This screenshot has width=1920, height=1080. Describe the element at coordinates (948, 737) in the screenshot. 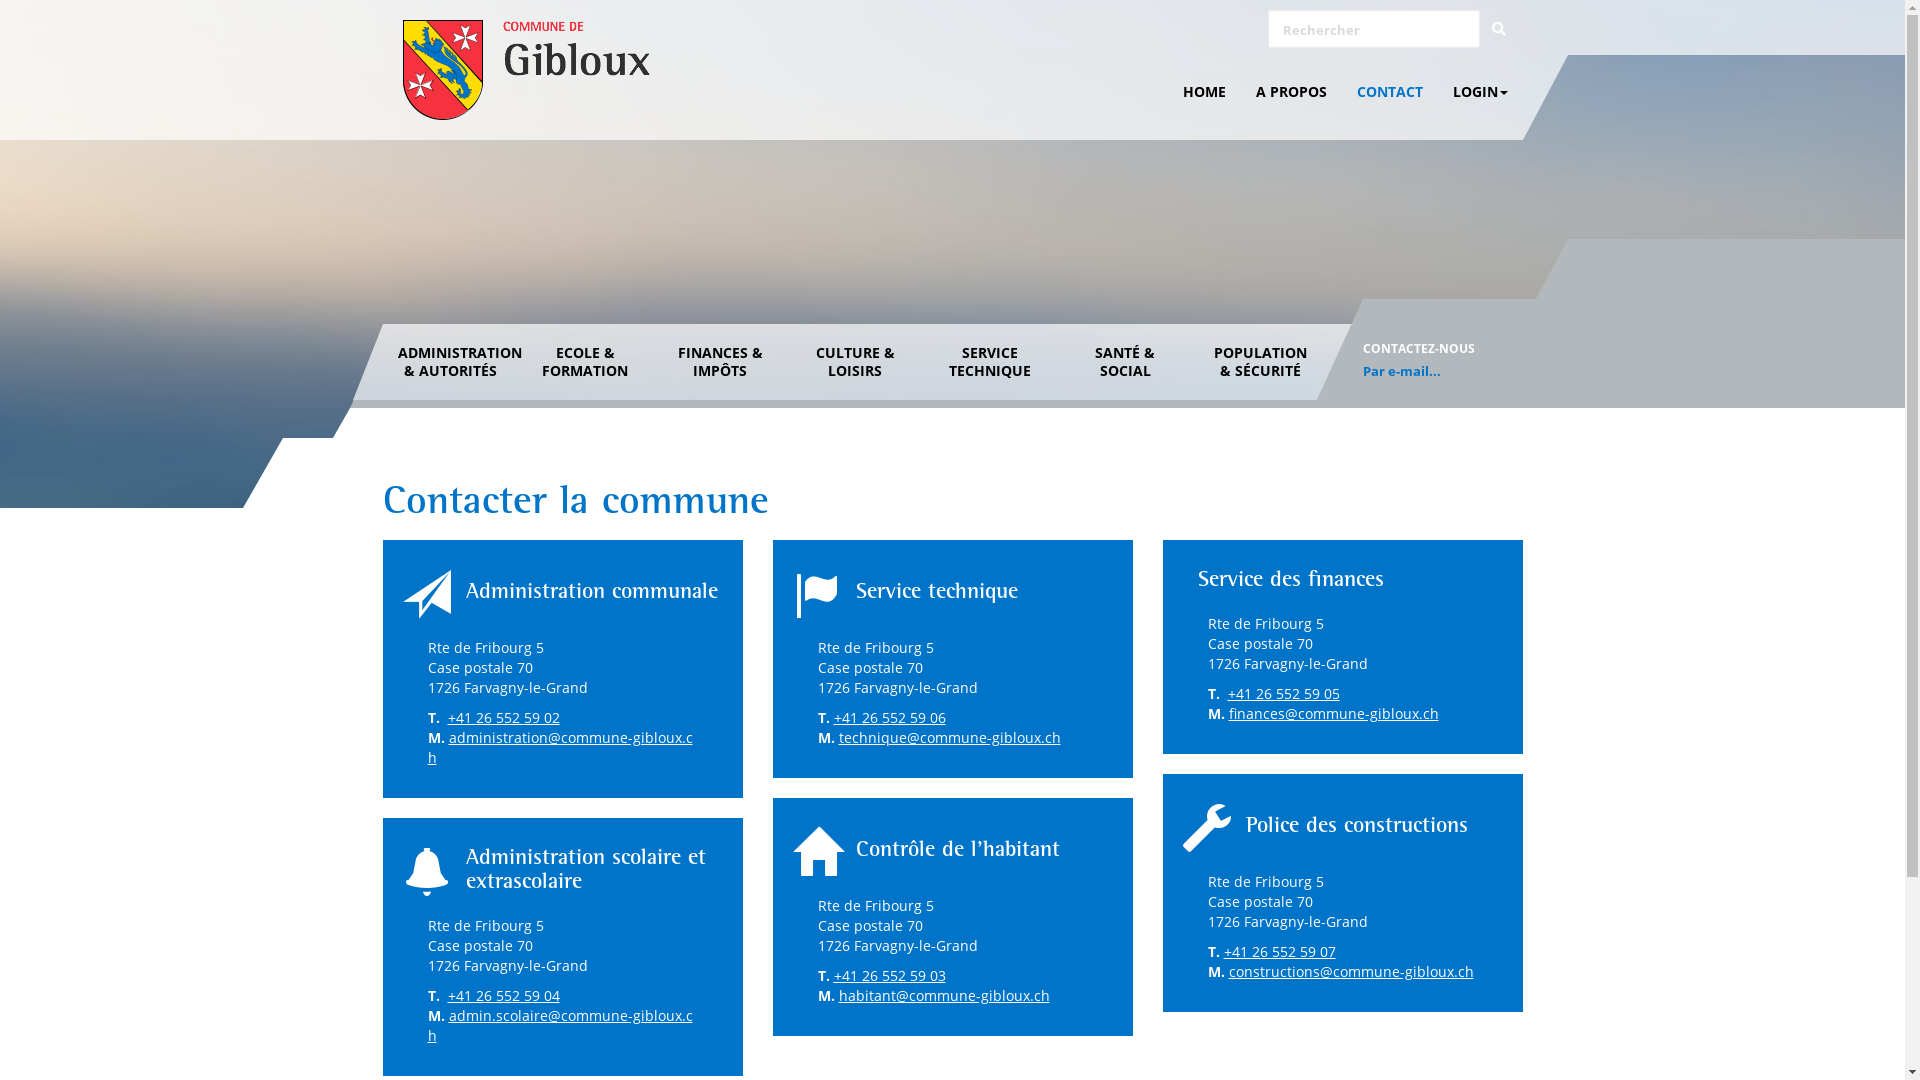

I see `'technique@commune-gibloux.ch'` at that location.